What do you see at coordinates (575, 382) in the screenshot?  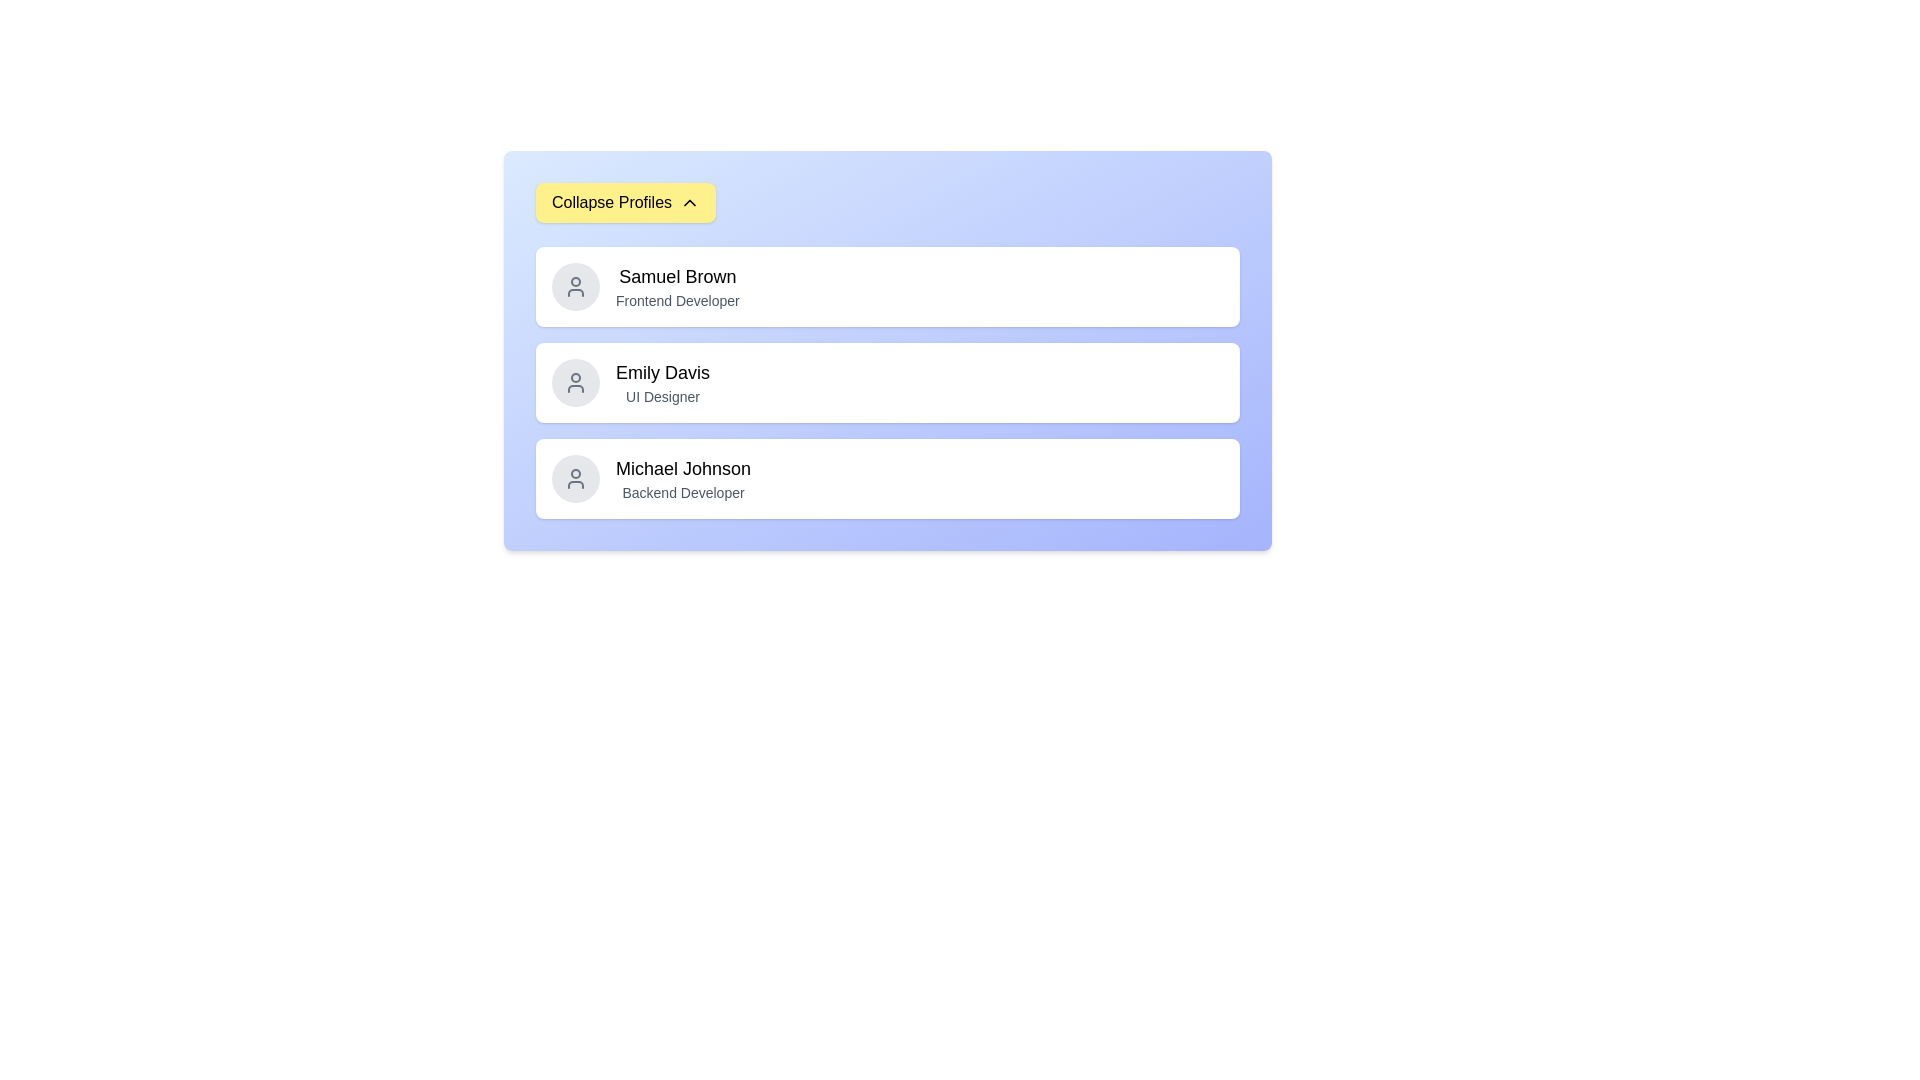 I see `the profile image placeholder icon for Emily Davis` at bounding box center [575, 382].